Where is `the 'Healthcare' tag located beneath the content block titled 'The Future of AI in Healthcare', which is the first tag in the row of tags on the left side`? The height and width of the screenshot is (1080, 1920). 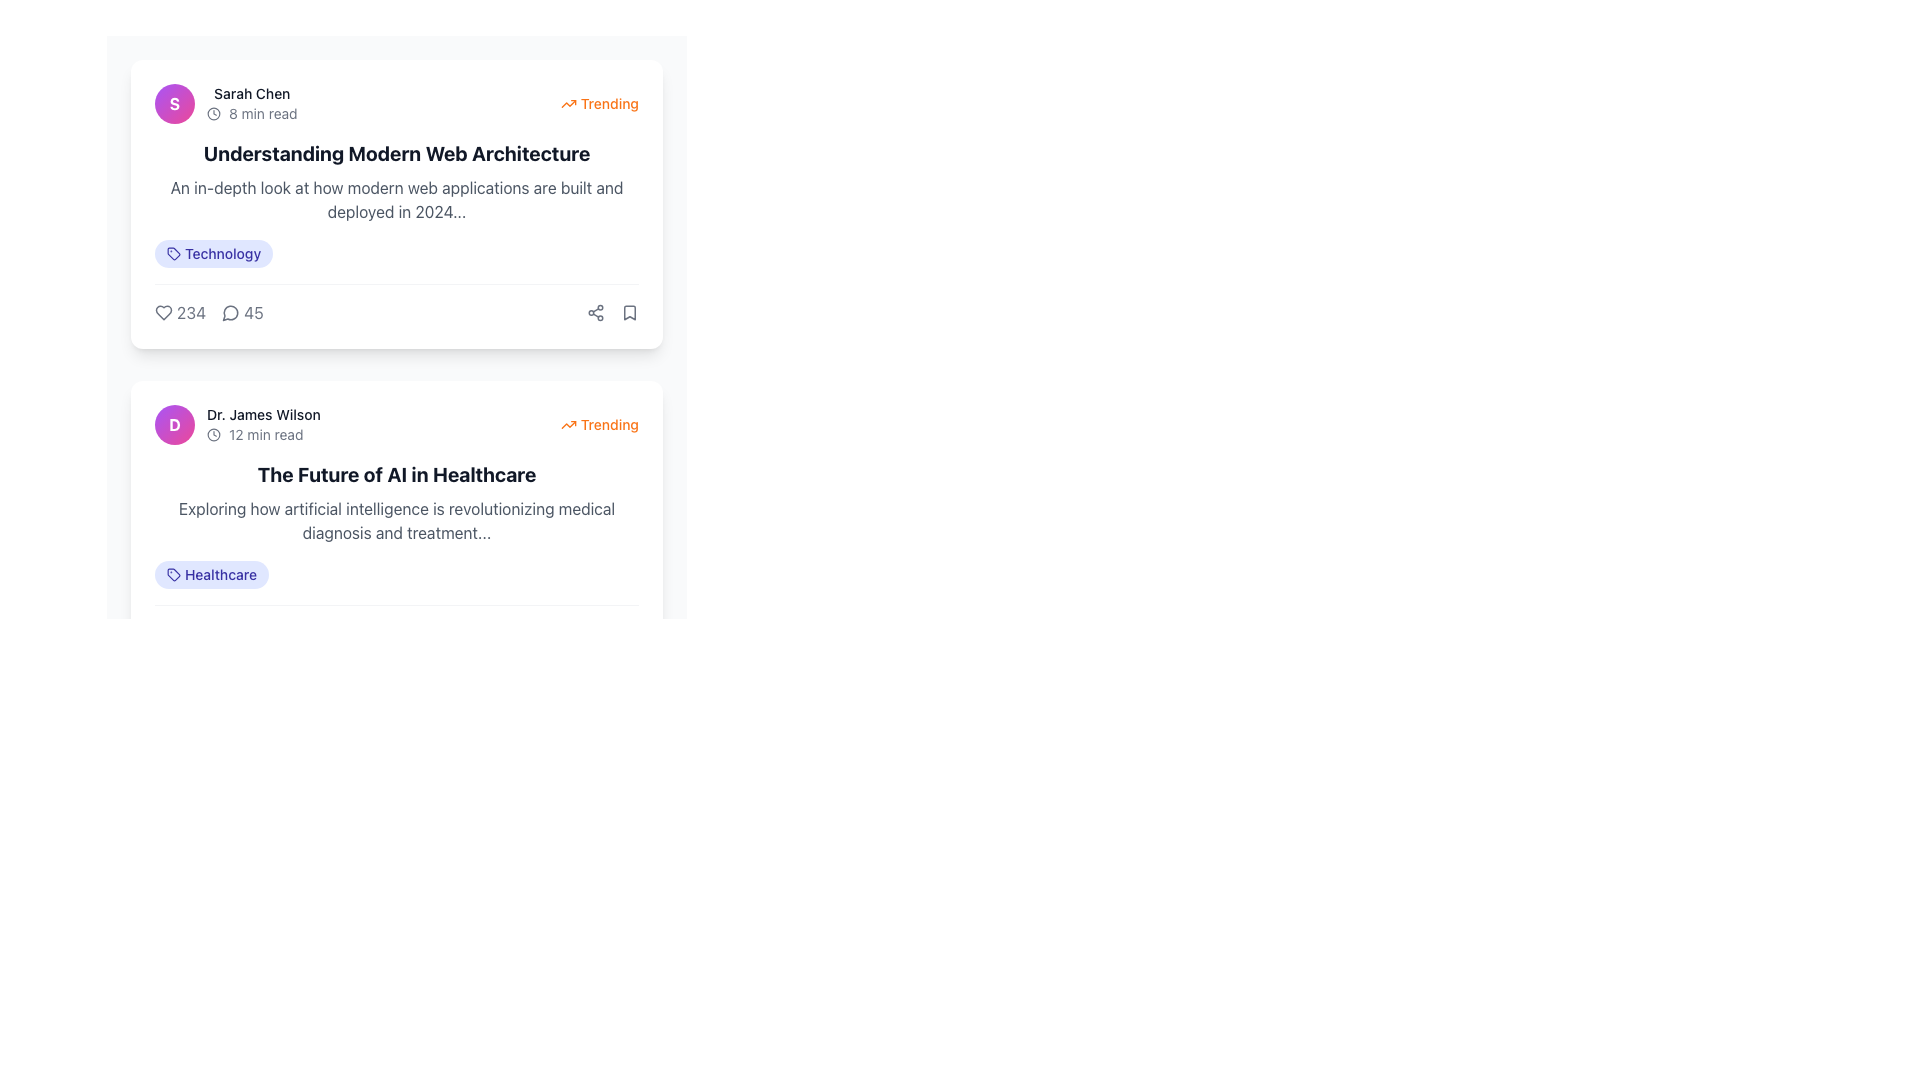 the 'Healthcare' tag located beneath the content block titled 'The Future of AI in Healthcare', which is the first tag in the row of tags on the left side is located at coordinates (397, 574).